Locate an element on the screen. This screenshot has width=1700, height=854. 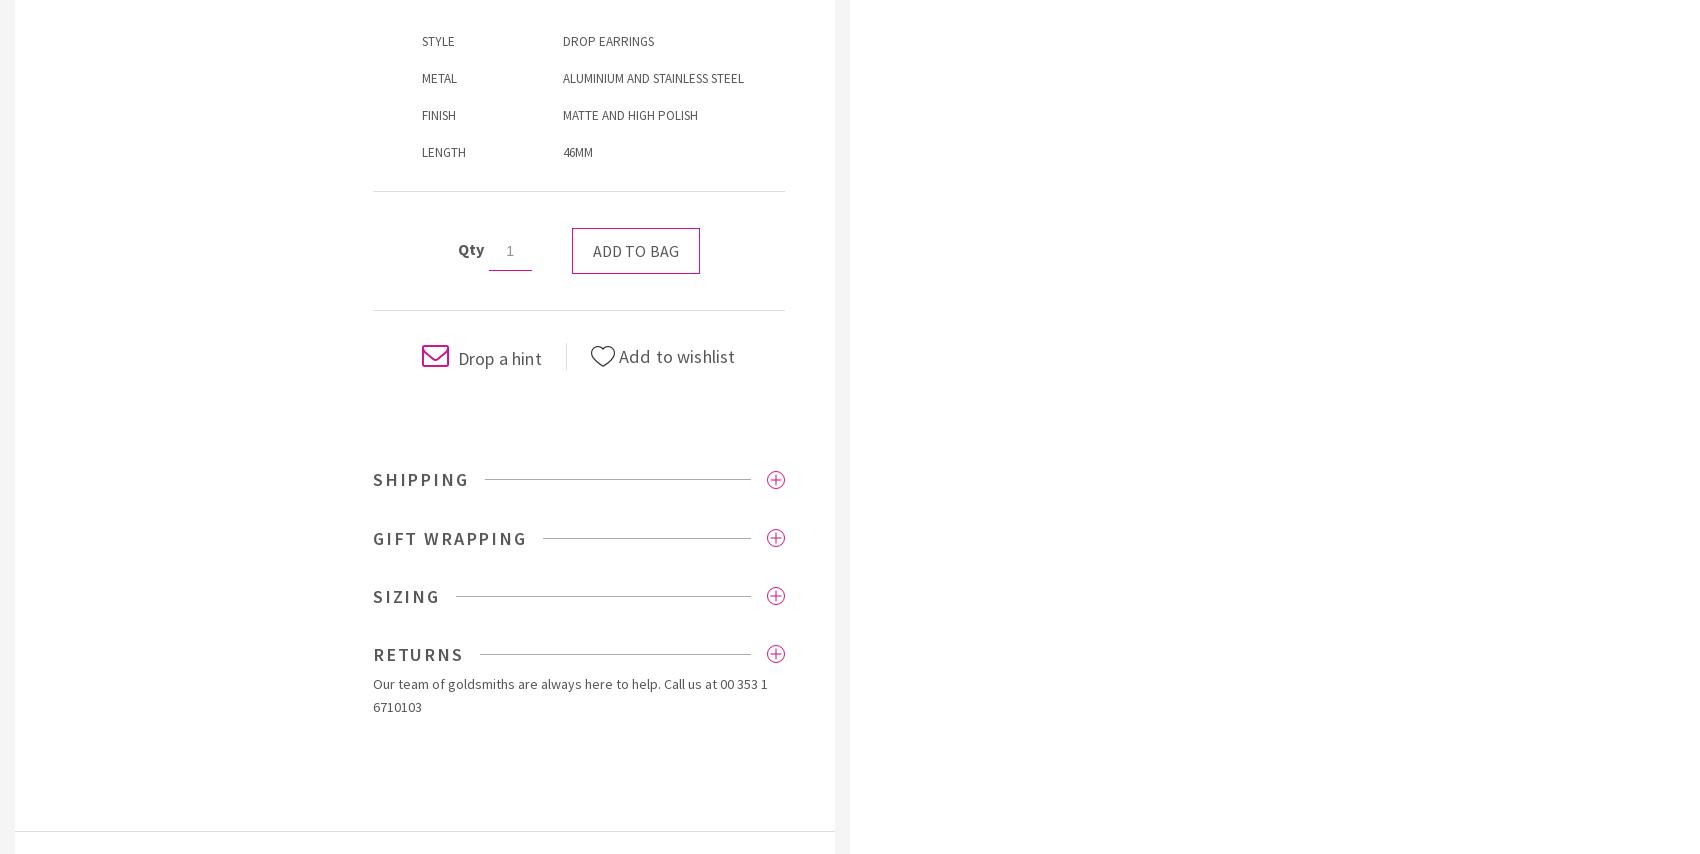
'00 353 1 6710103' is located at coordinates (569, 693).